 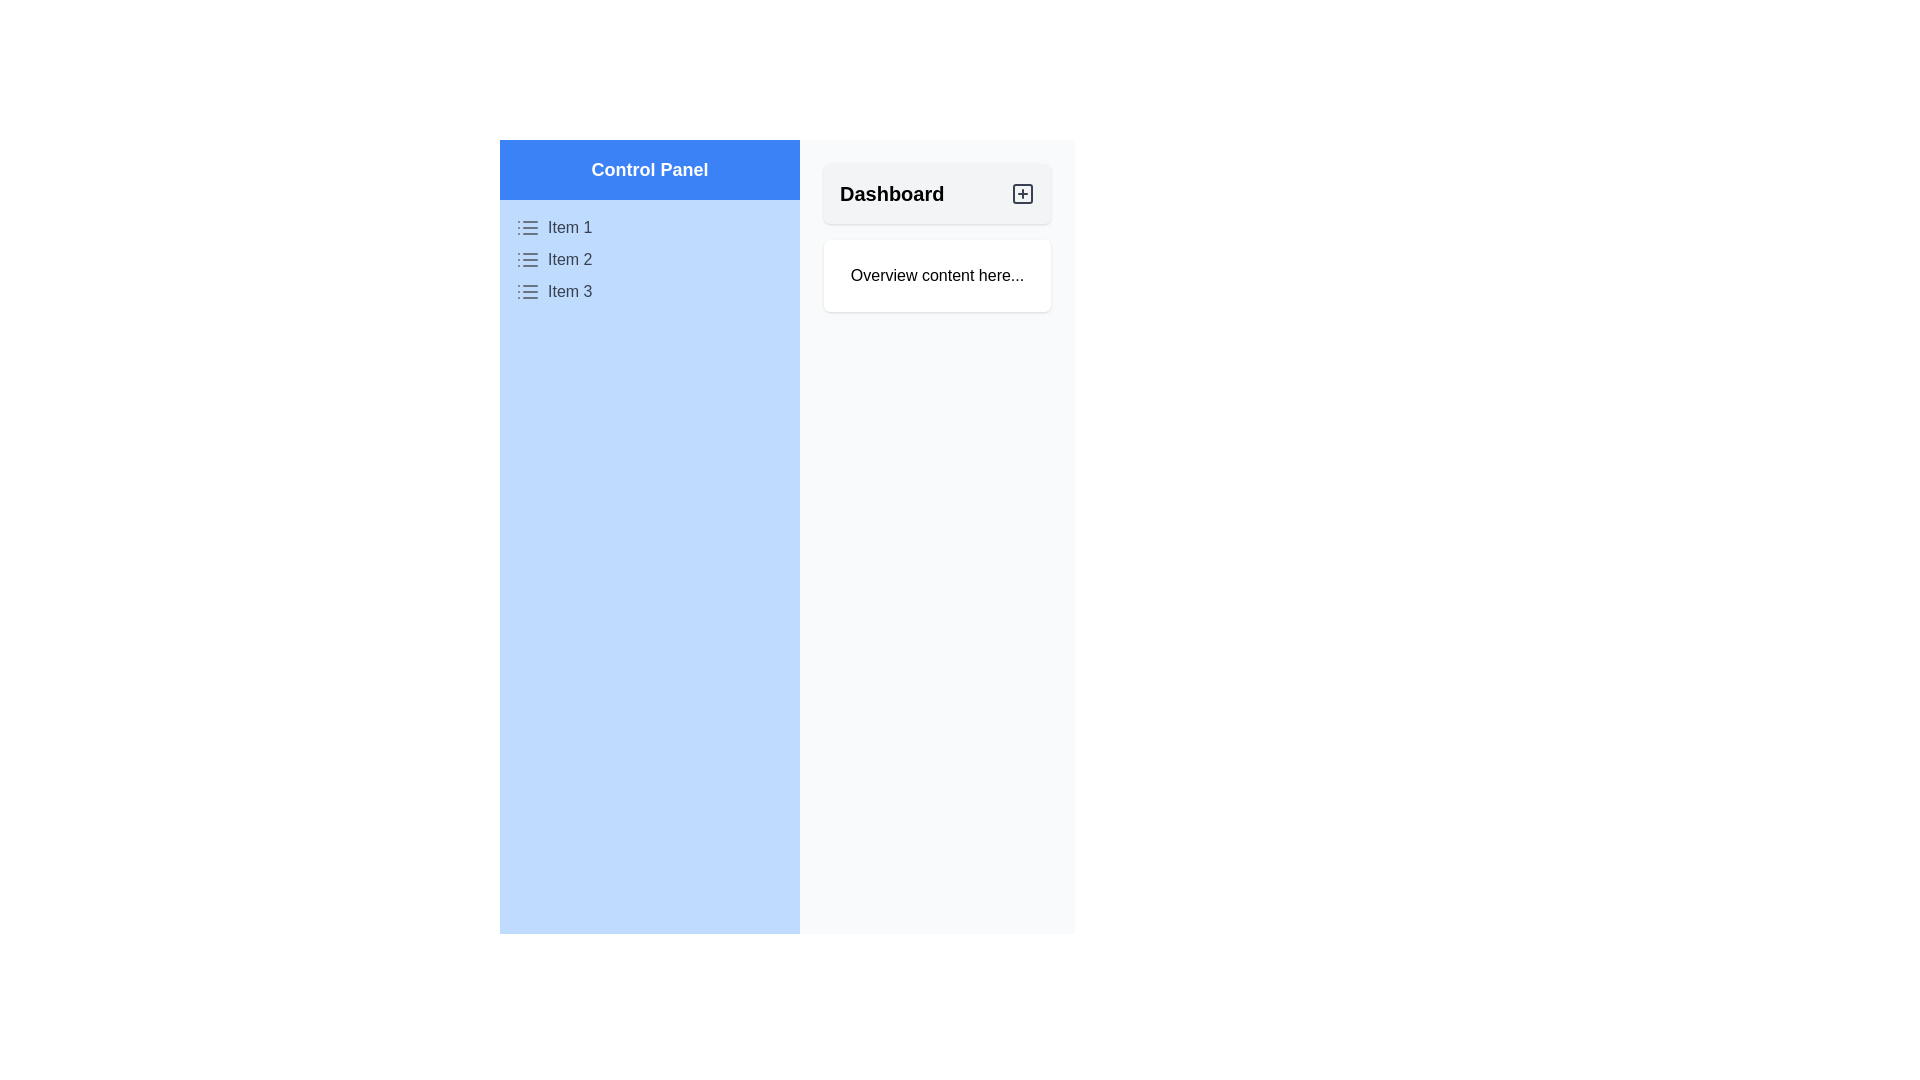 I want to click on the blue rectangular header labeled 'Control Panel' located at the top of the left sidebar, so click(x=649, y=168).